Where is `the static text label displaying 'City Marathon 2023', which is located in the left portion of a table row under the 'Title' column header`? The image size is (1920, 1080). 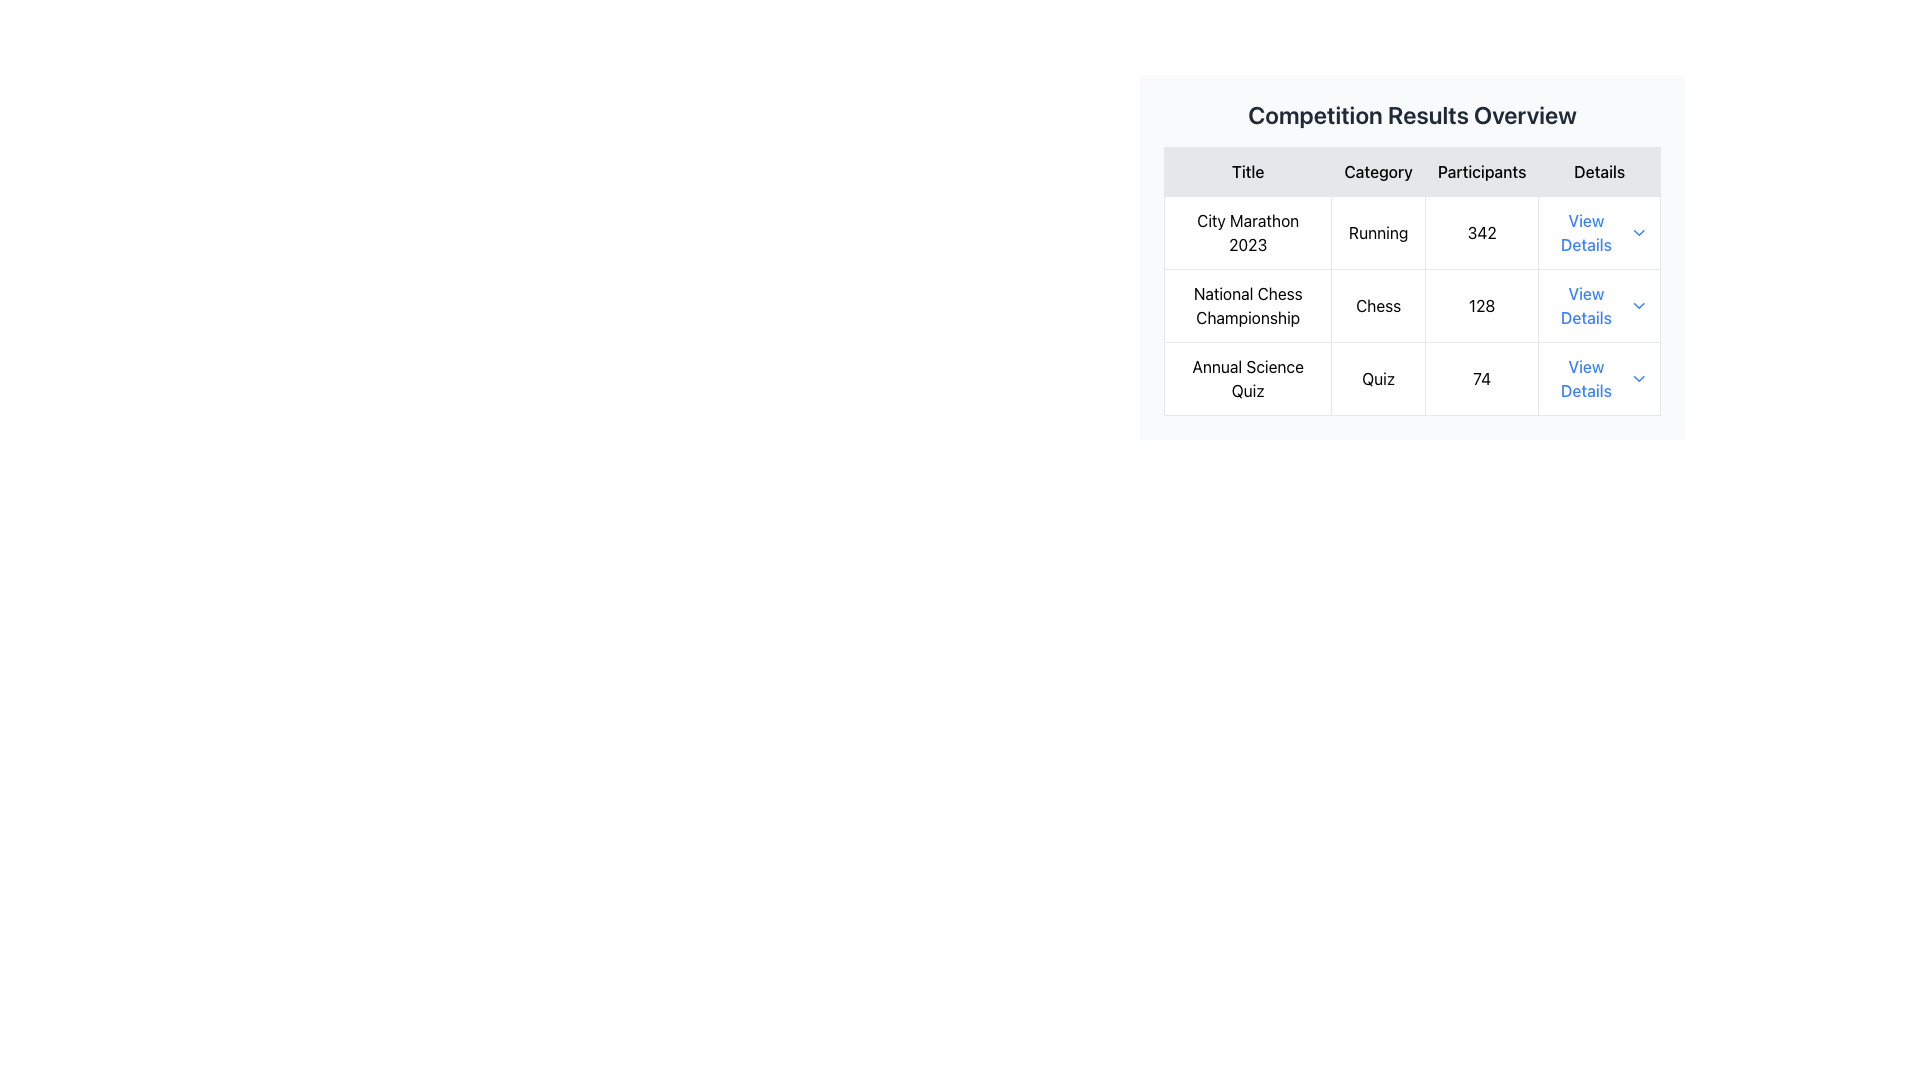
the static text label displaying 'City Marathon 2023', which is located in the left portion of a table row under the 'Title' column header is located at coordinates (1247, 231).